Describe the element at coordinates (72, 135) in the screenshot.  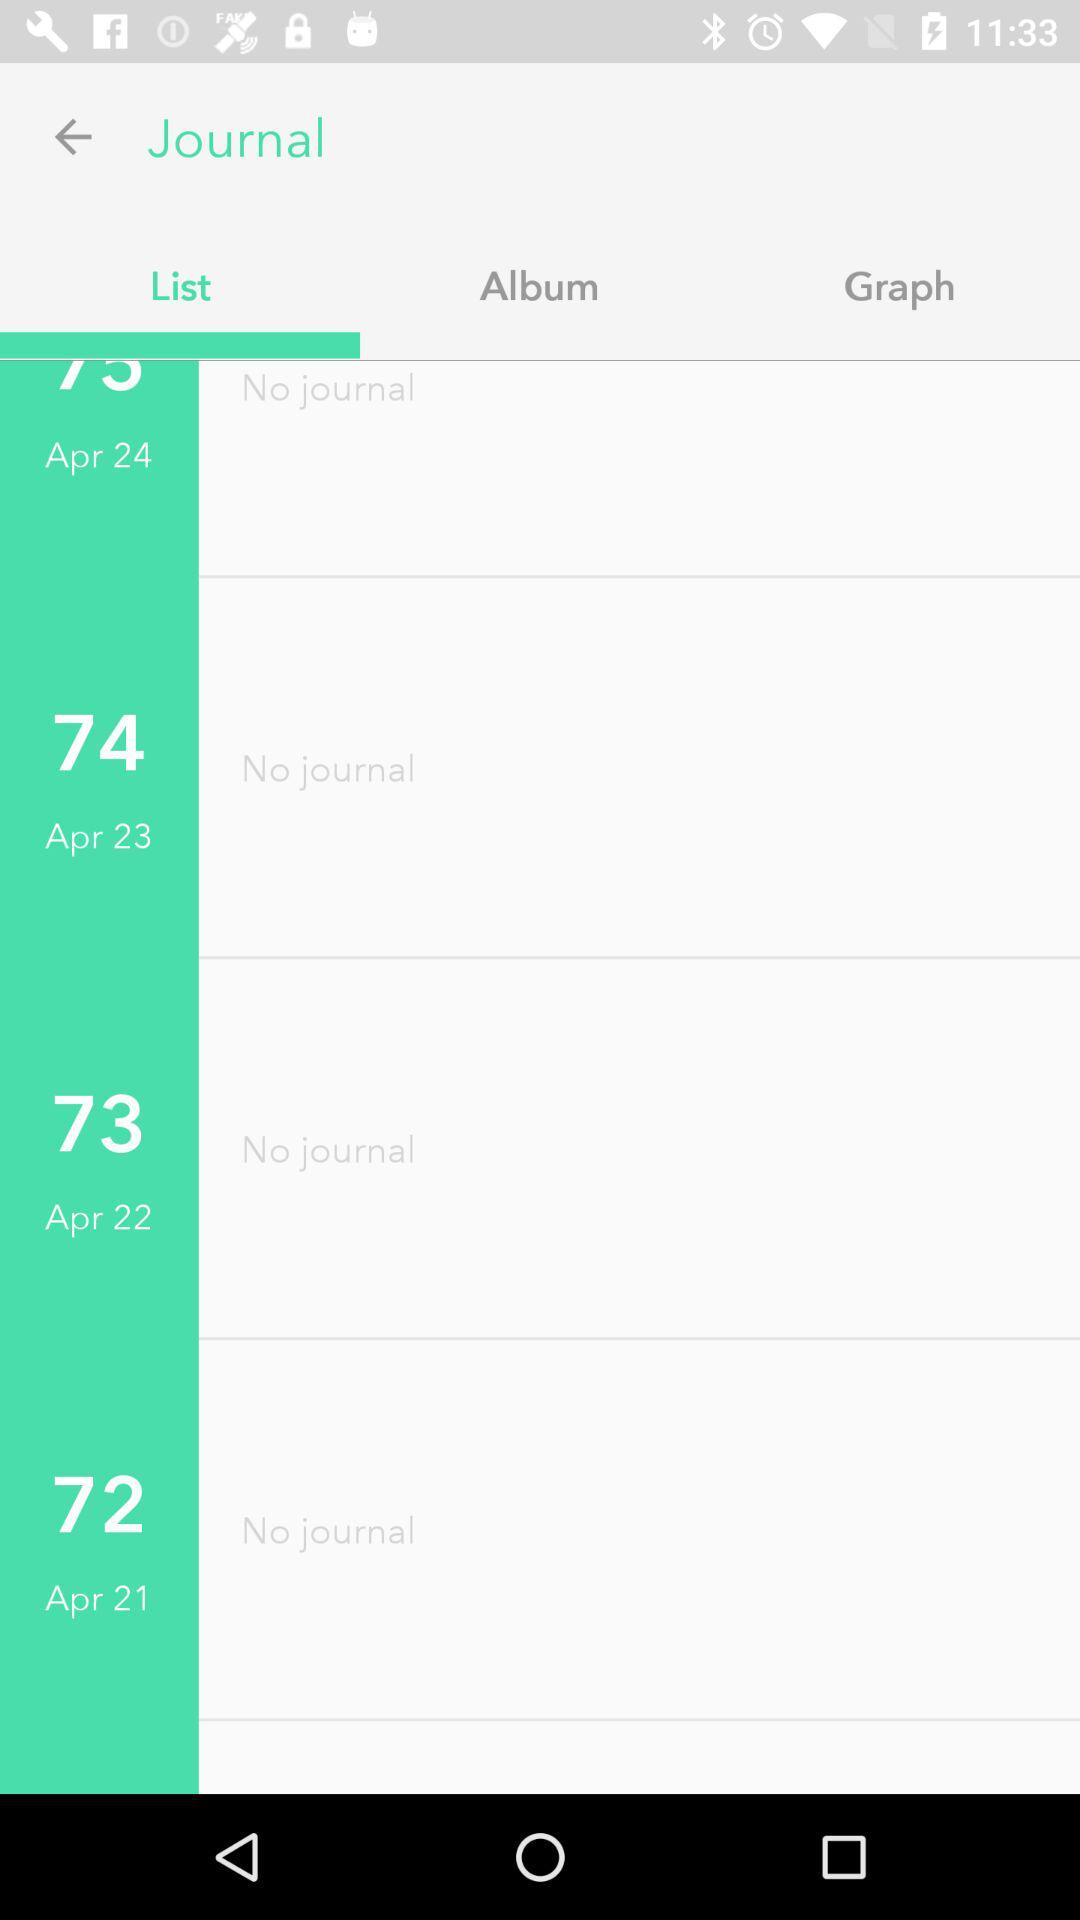
I see `go back` at that location.